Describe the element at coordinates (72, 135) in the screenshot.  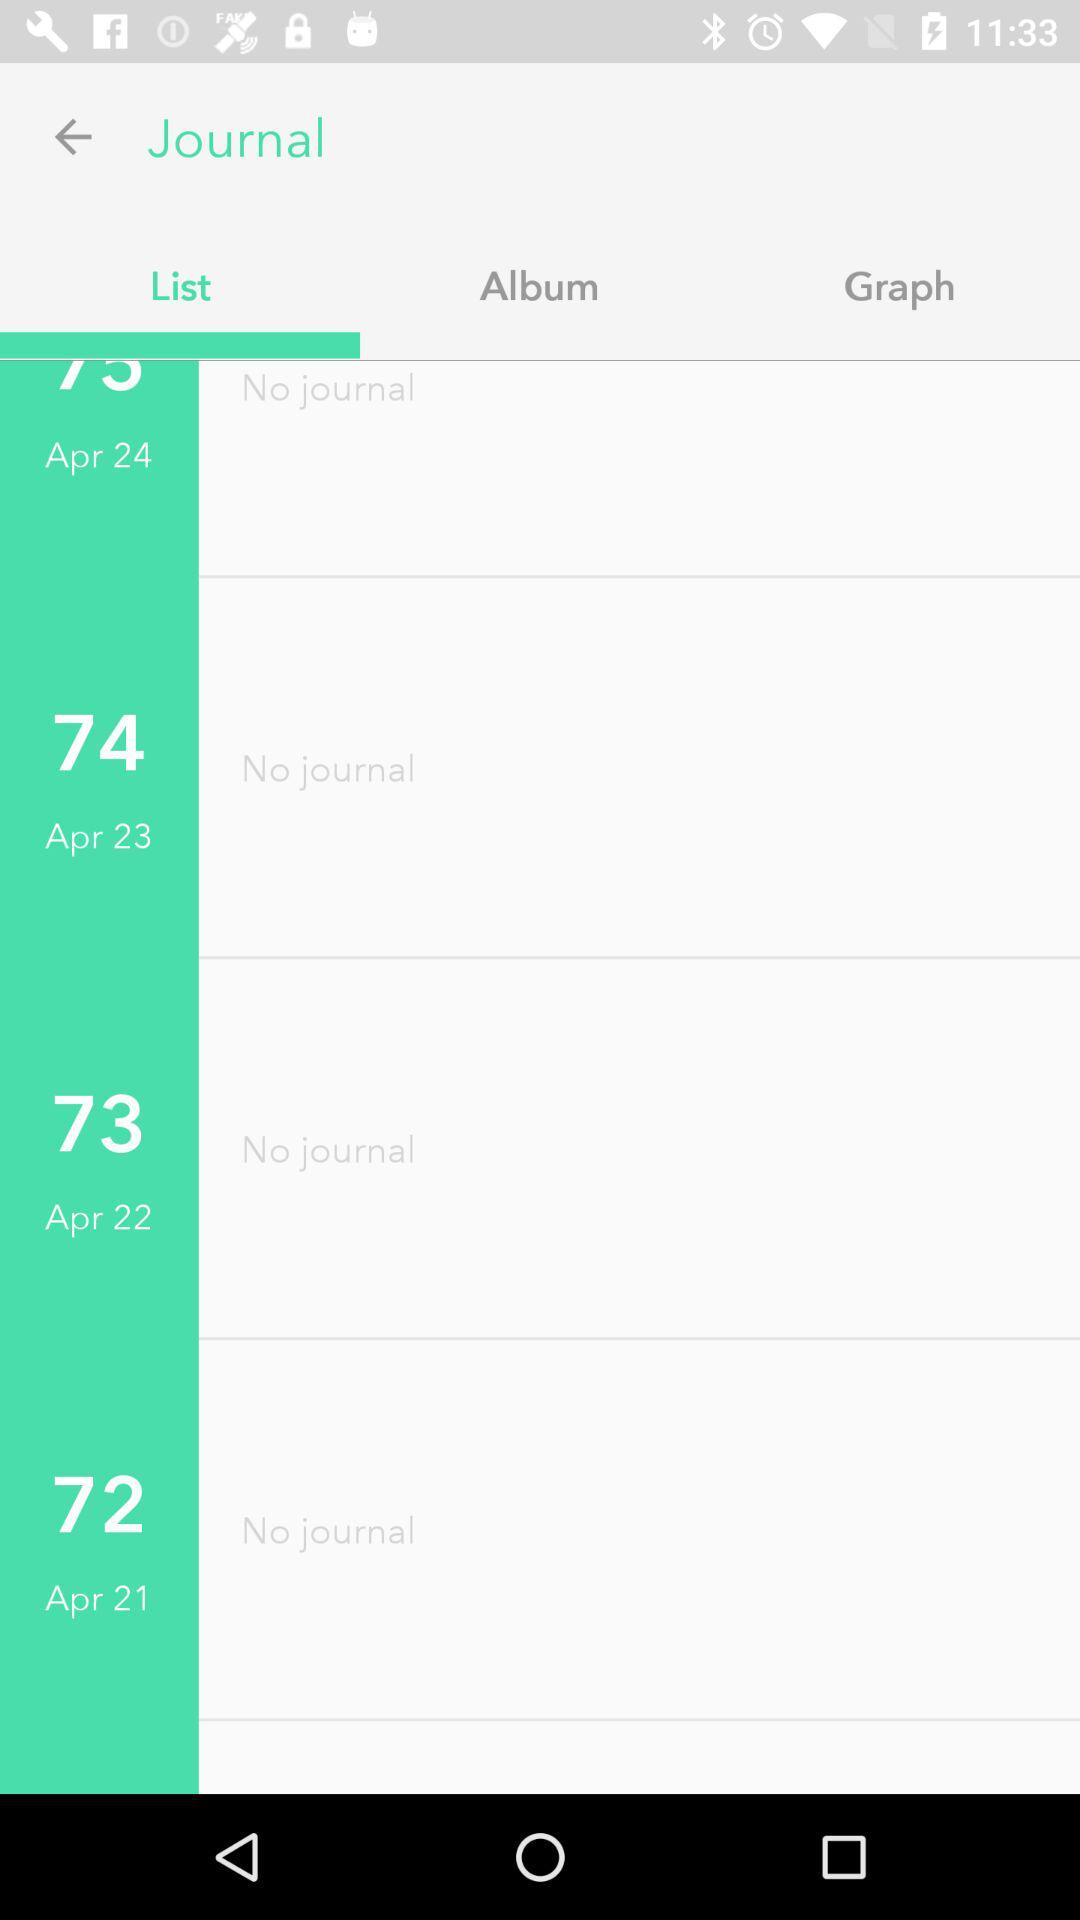
I see `go back` at that location.